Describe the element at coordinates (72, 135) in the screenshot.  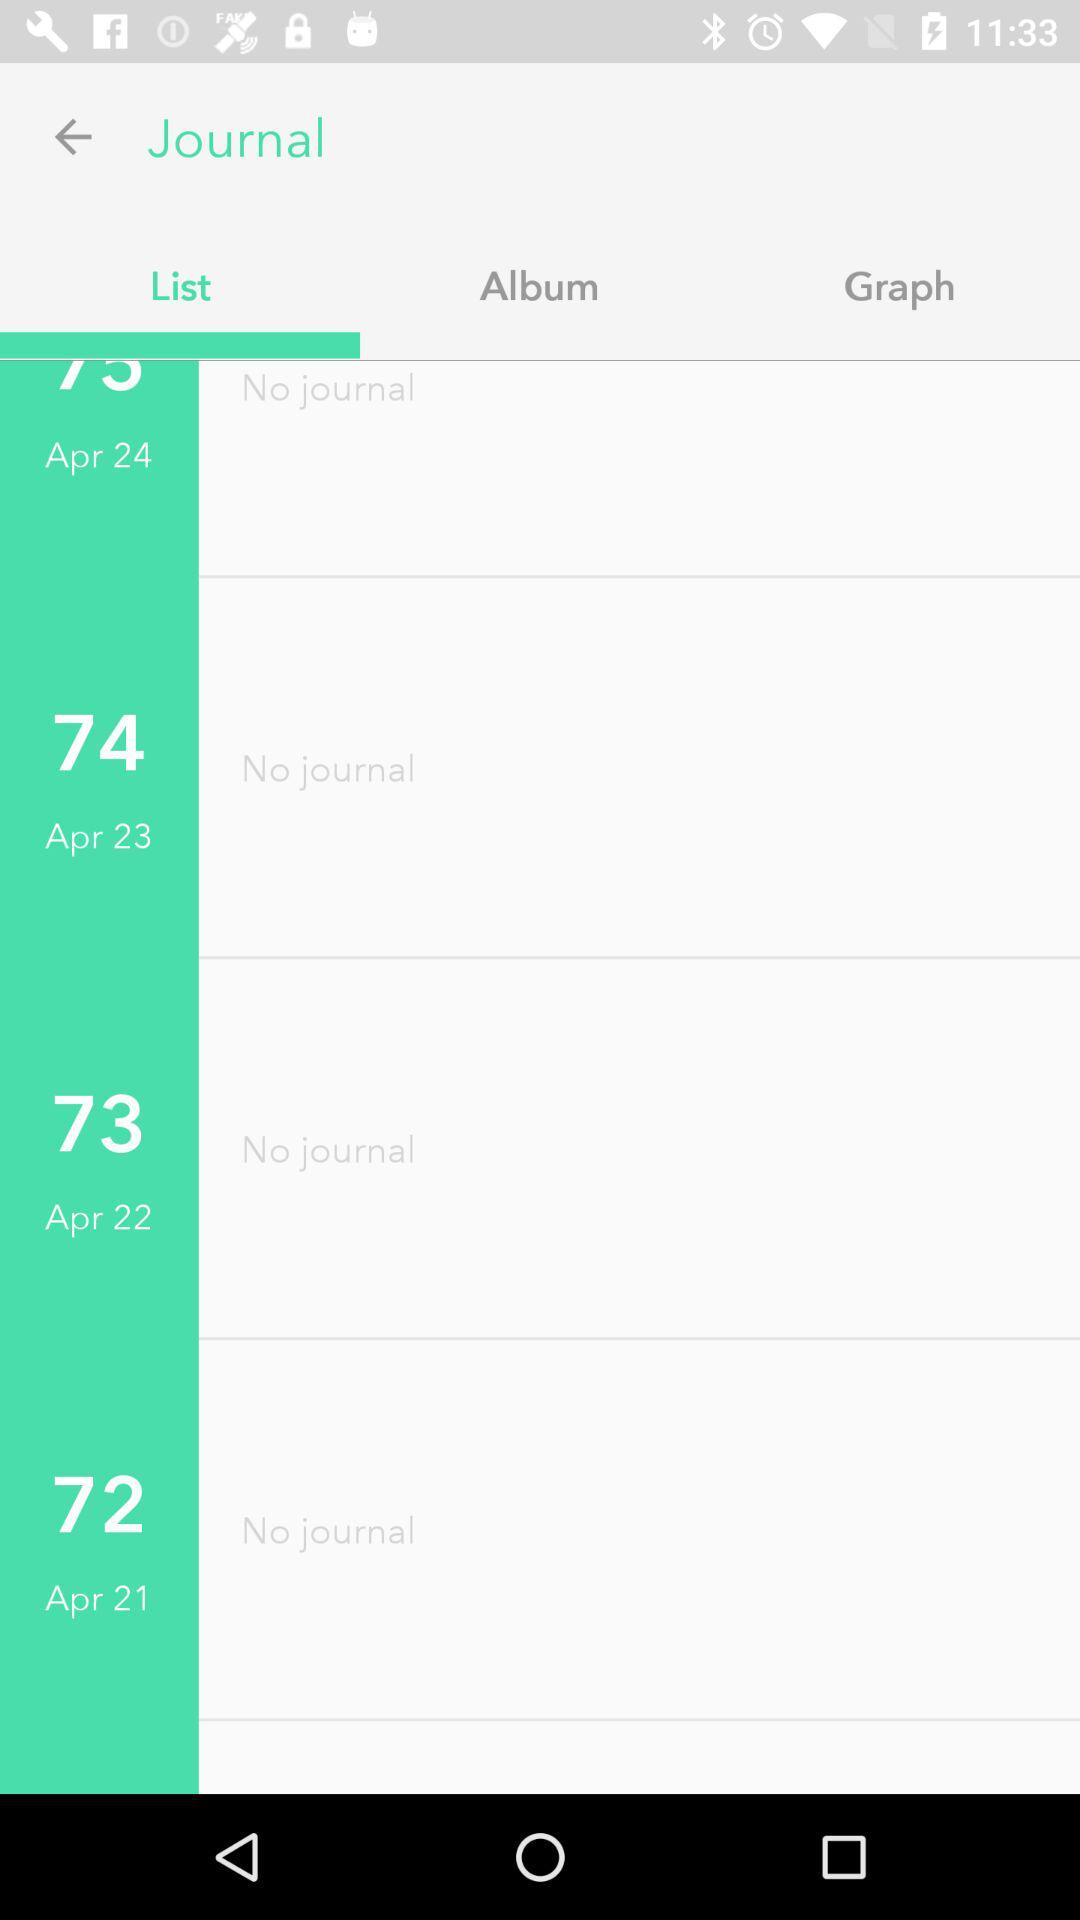
I see `go back` at that location.